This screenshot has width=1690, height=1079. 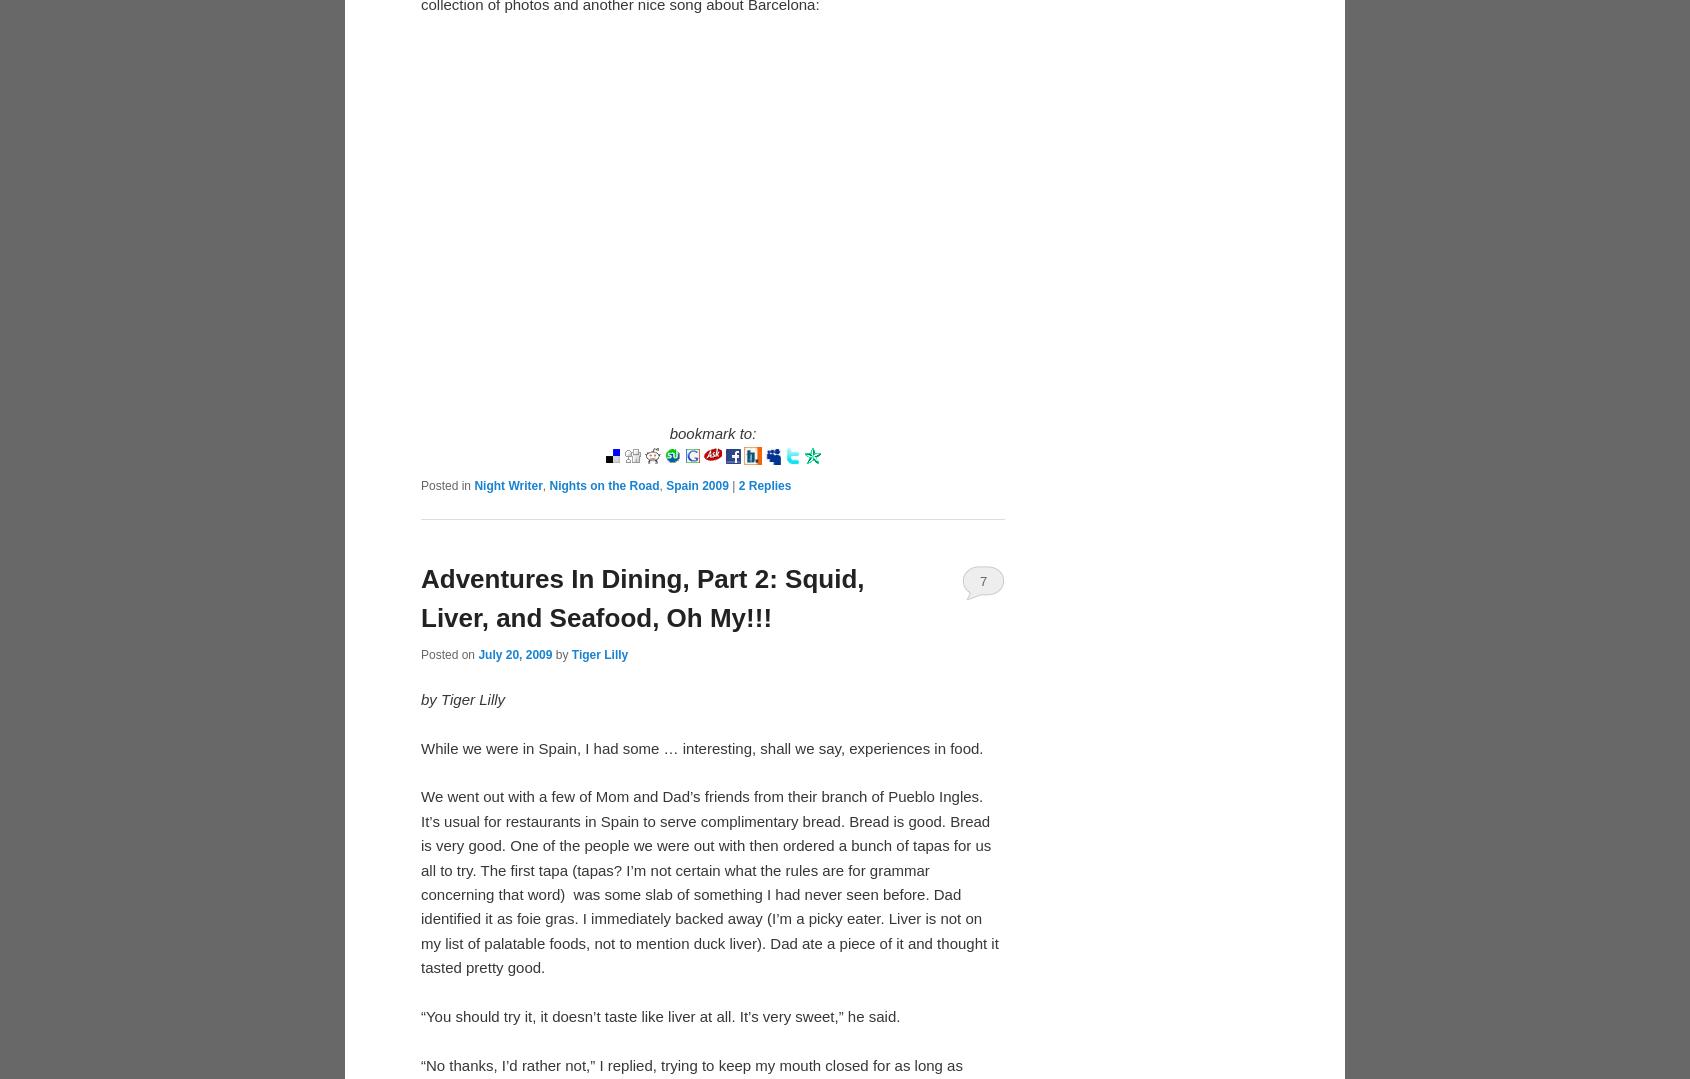 What do you see at coordinates (733, 484) in the screenshot?
I see `'|'` at bounding box center [733, 484].